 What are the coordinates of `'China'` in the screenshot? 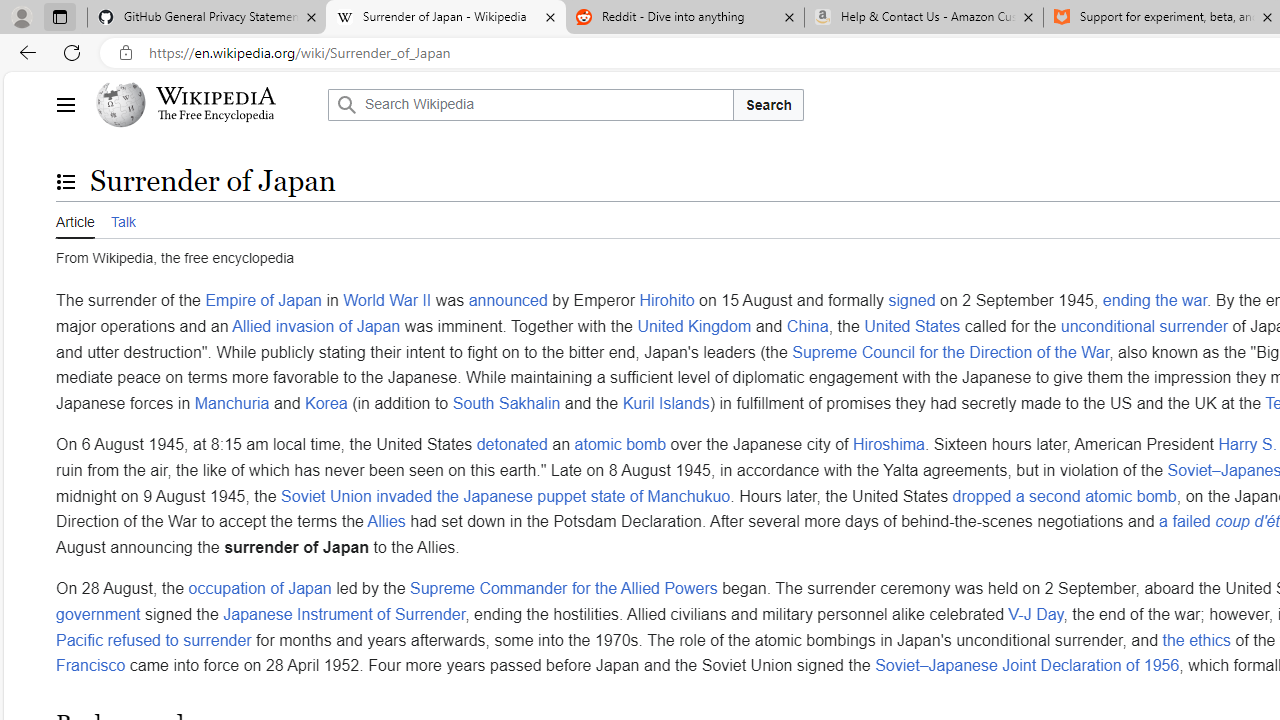 It's located at (807, 324).